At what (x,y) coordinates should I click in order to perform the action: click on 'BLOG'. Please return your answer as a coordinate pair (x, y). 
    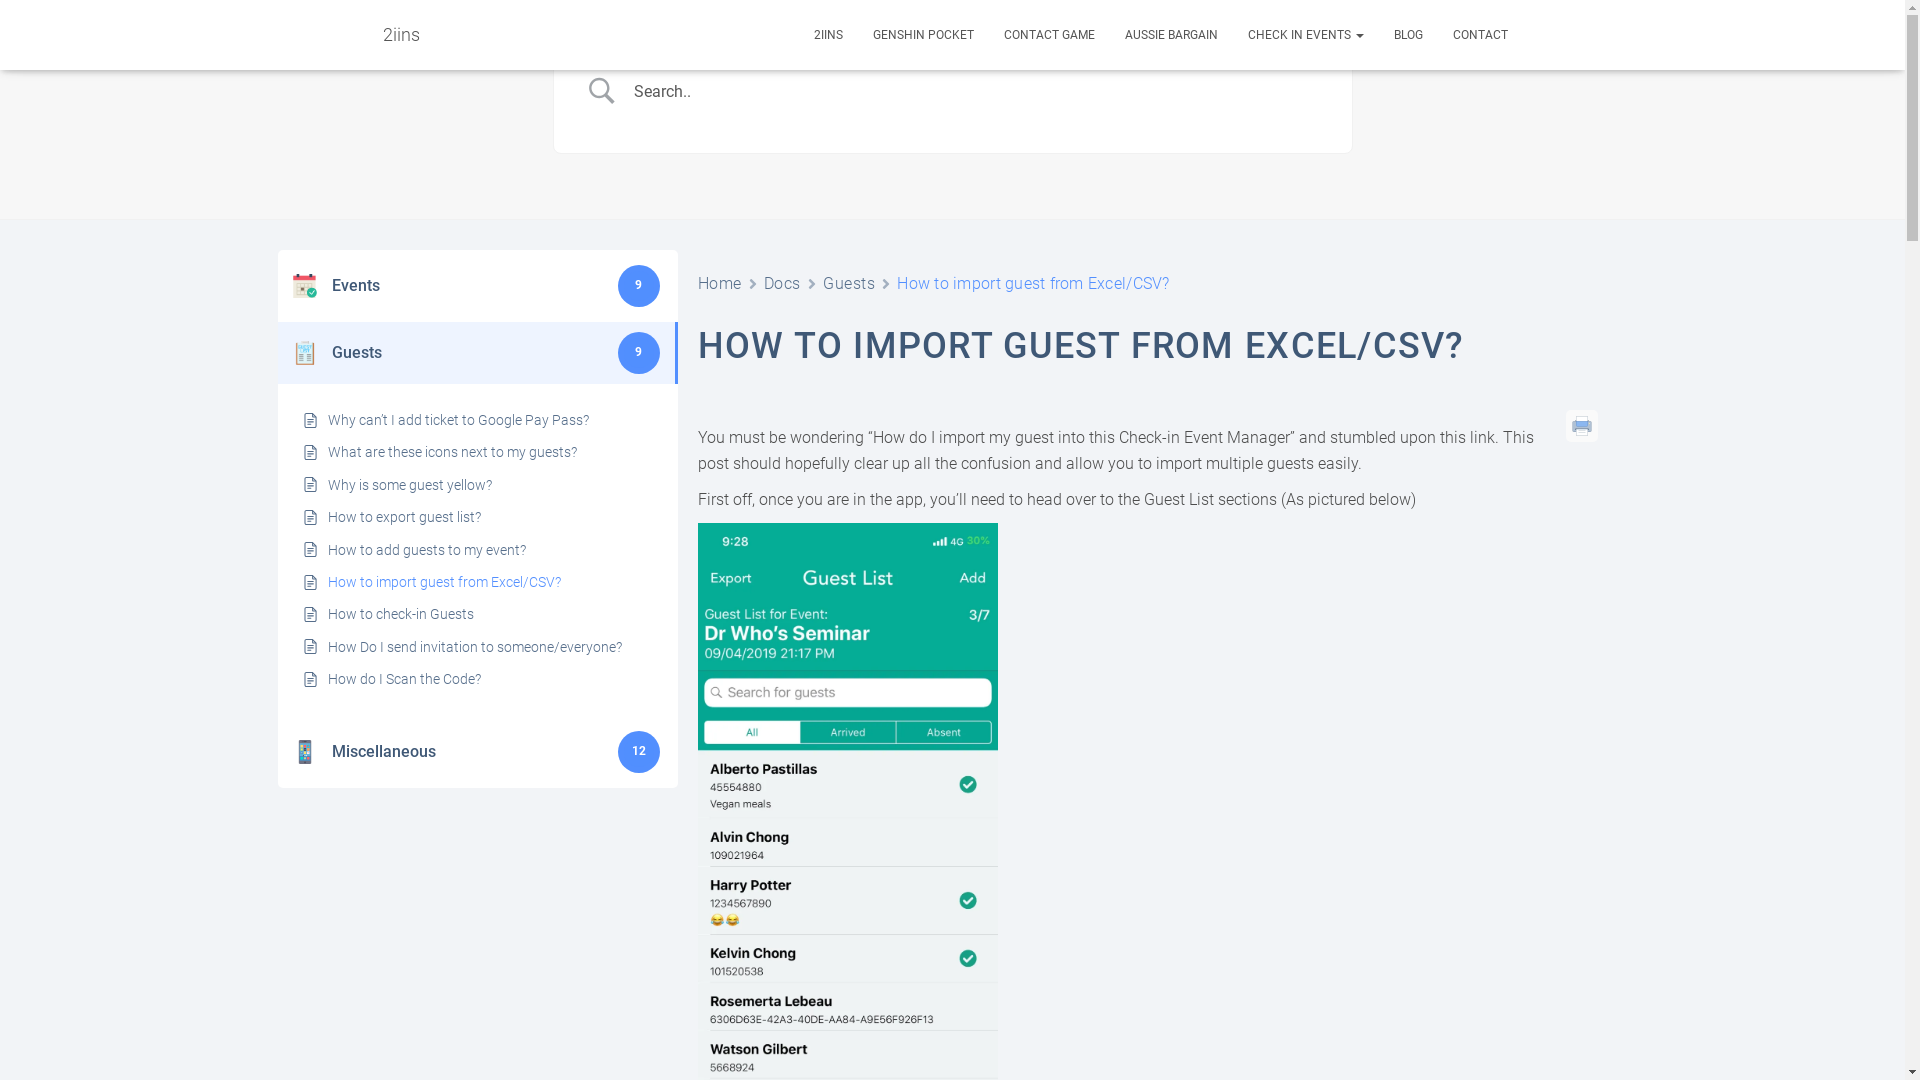
    Looking at the image, I should click on (1406, 34).